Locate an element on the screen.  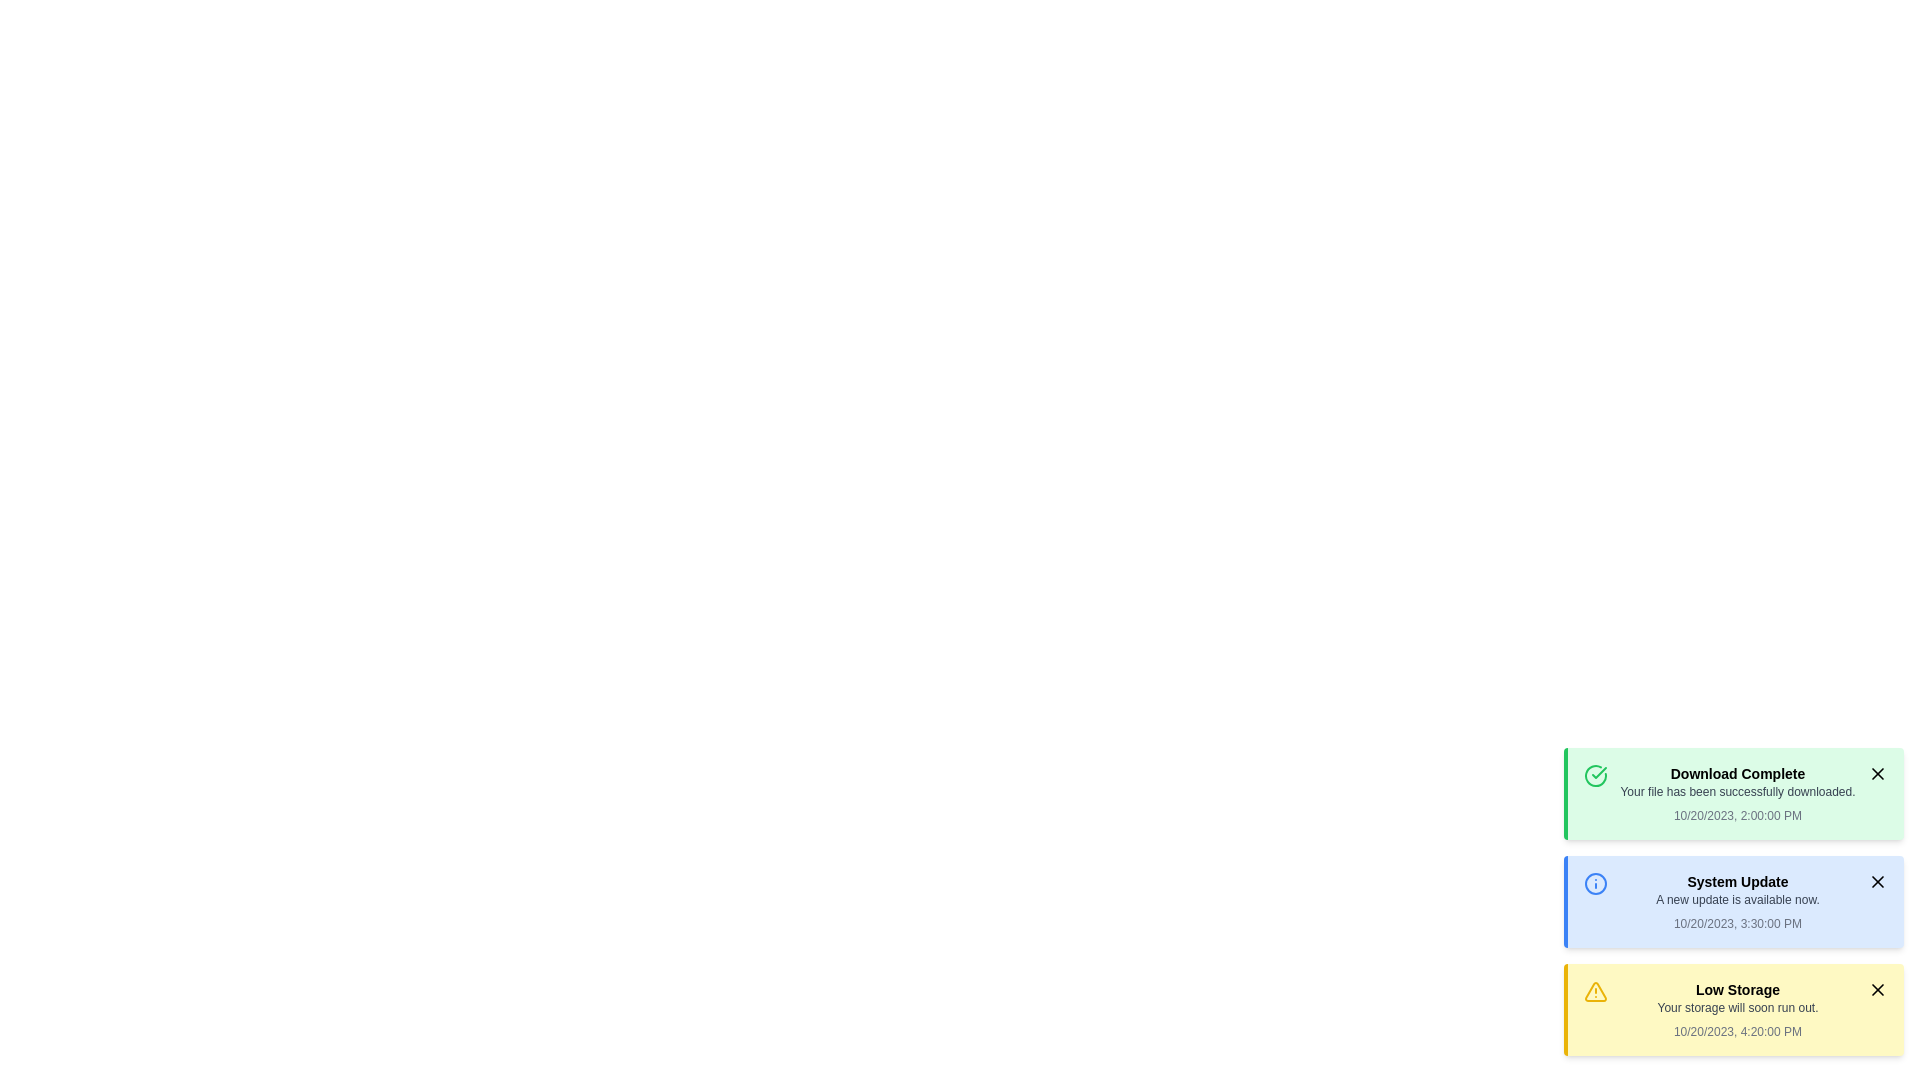
the cross-shaped icon at the top-right corner of the 'Low Storage' notification for potential tooltip or feedback is located at coordinates (1876, 990).